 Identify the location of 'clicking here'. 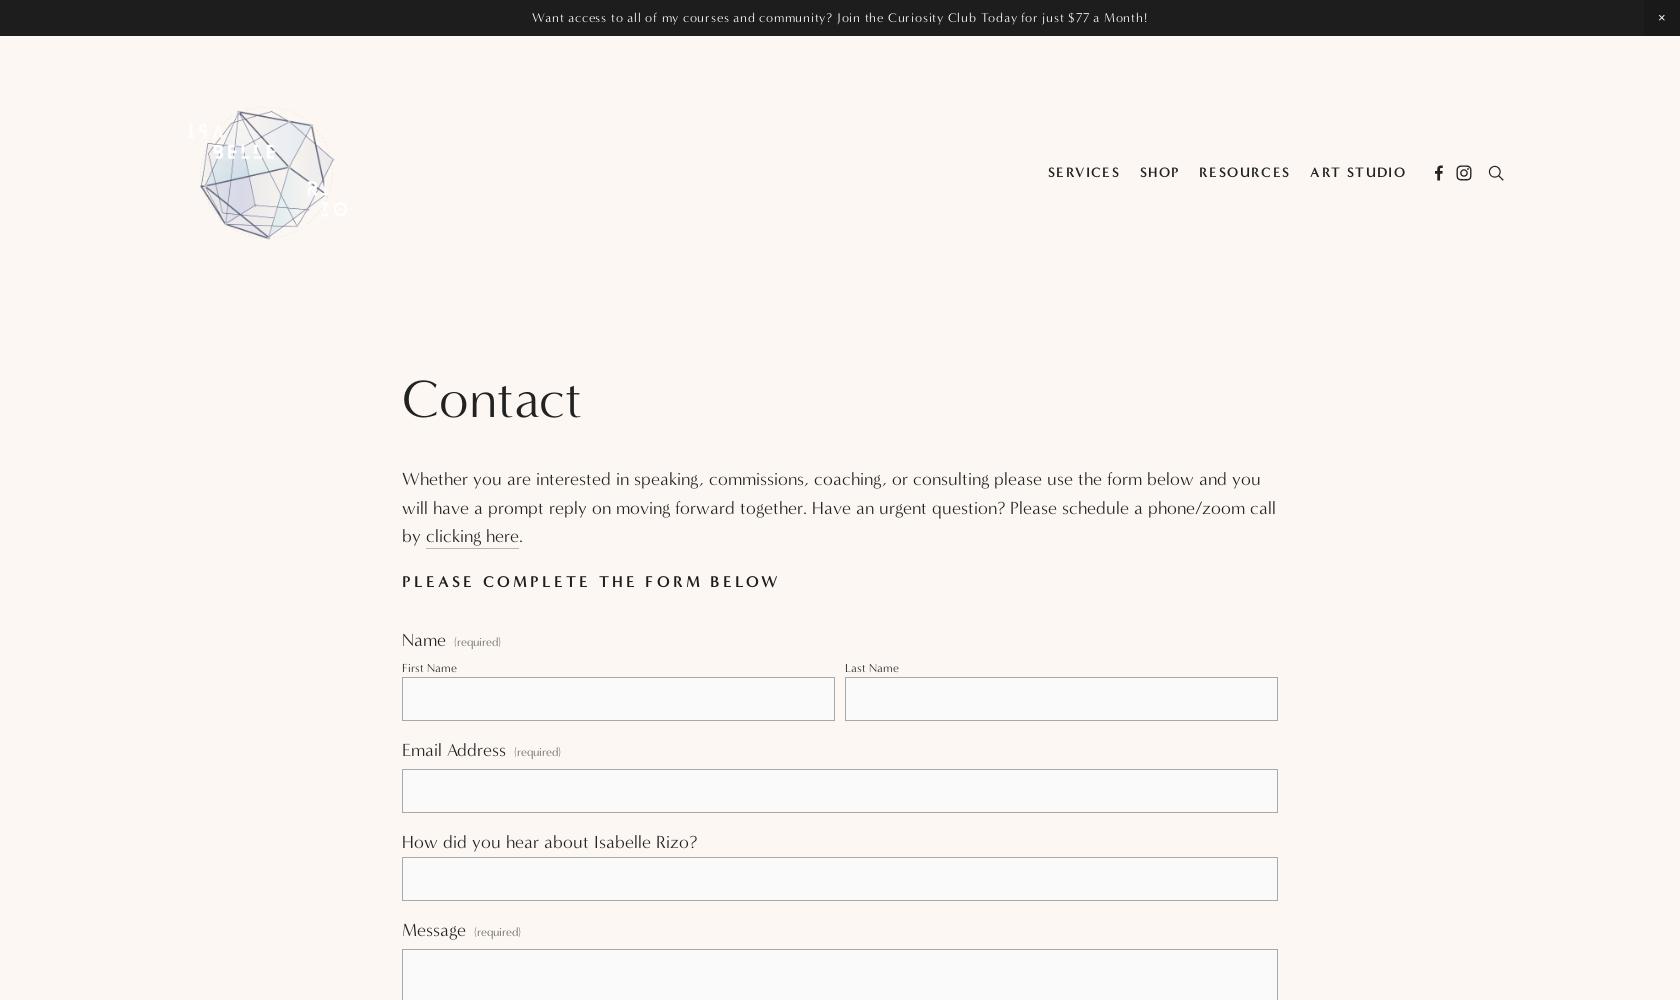
(472, 536).